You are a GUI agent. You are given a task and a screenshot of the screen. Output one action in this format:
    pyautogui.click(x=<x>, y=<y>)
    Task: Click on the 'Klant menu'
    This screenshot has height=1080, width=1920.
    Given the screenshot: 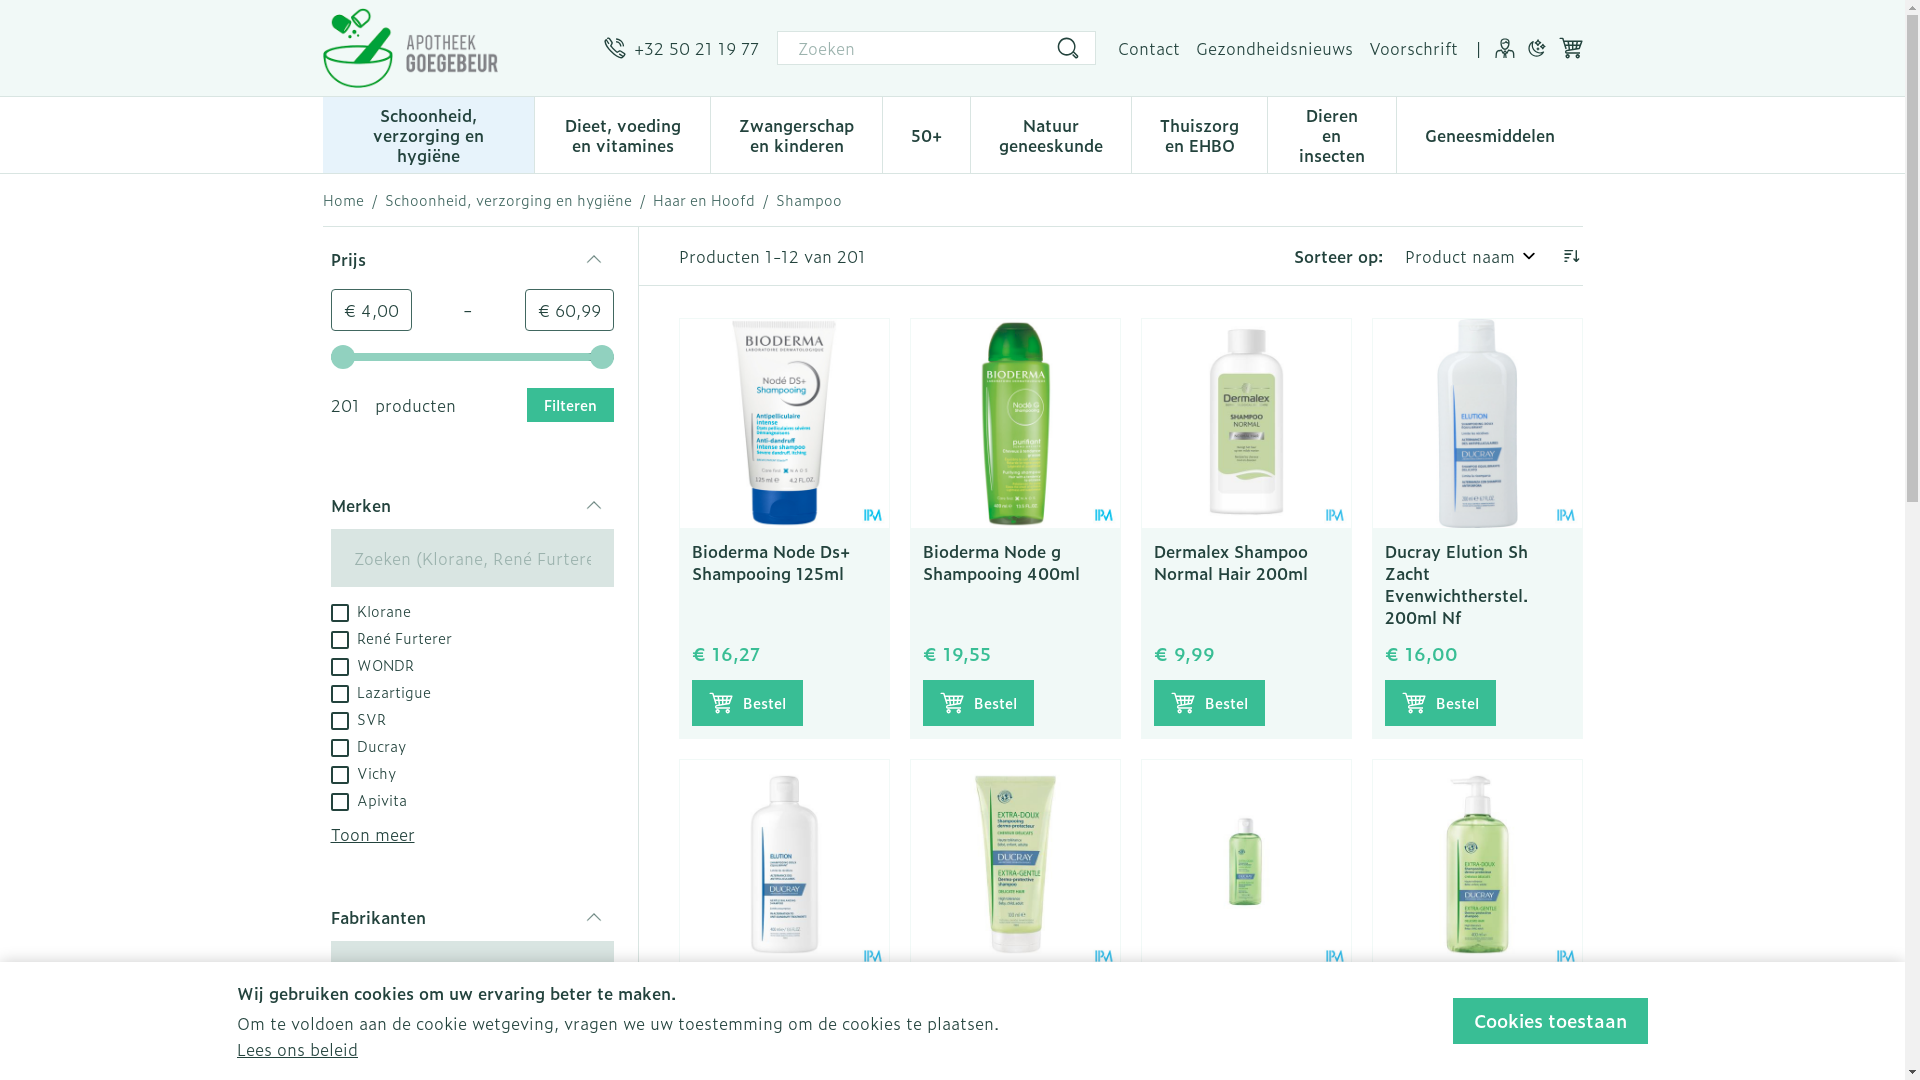 What is the action you would take?
    pyautogui.click(x=1503, y=46)
    